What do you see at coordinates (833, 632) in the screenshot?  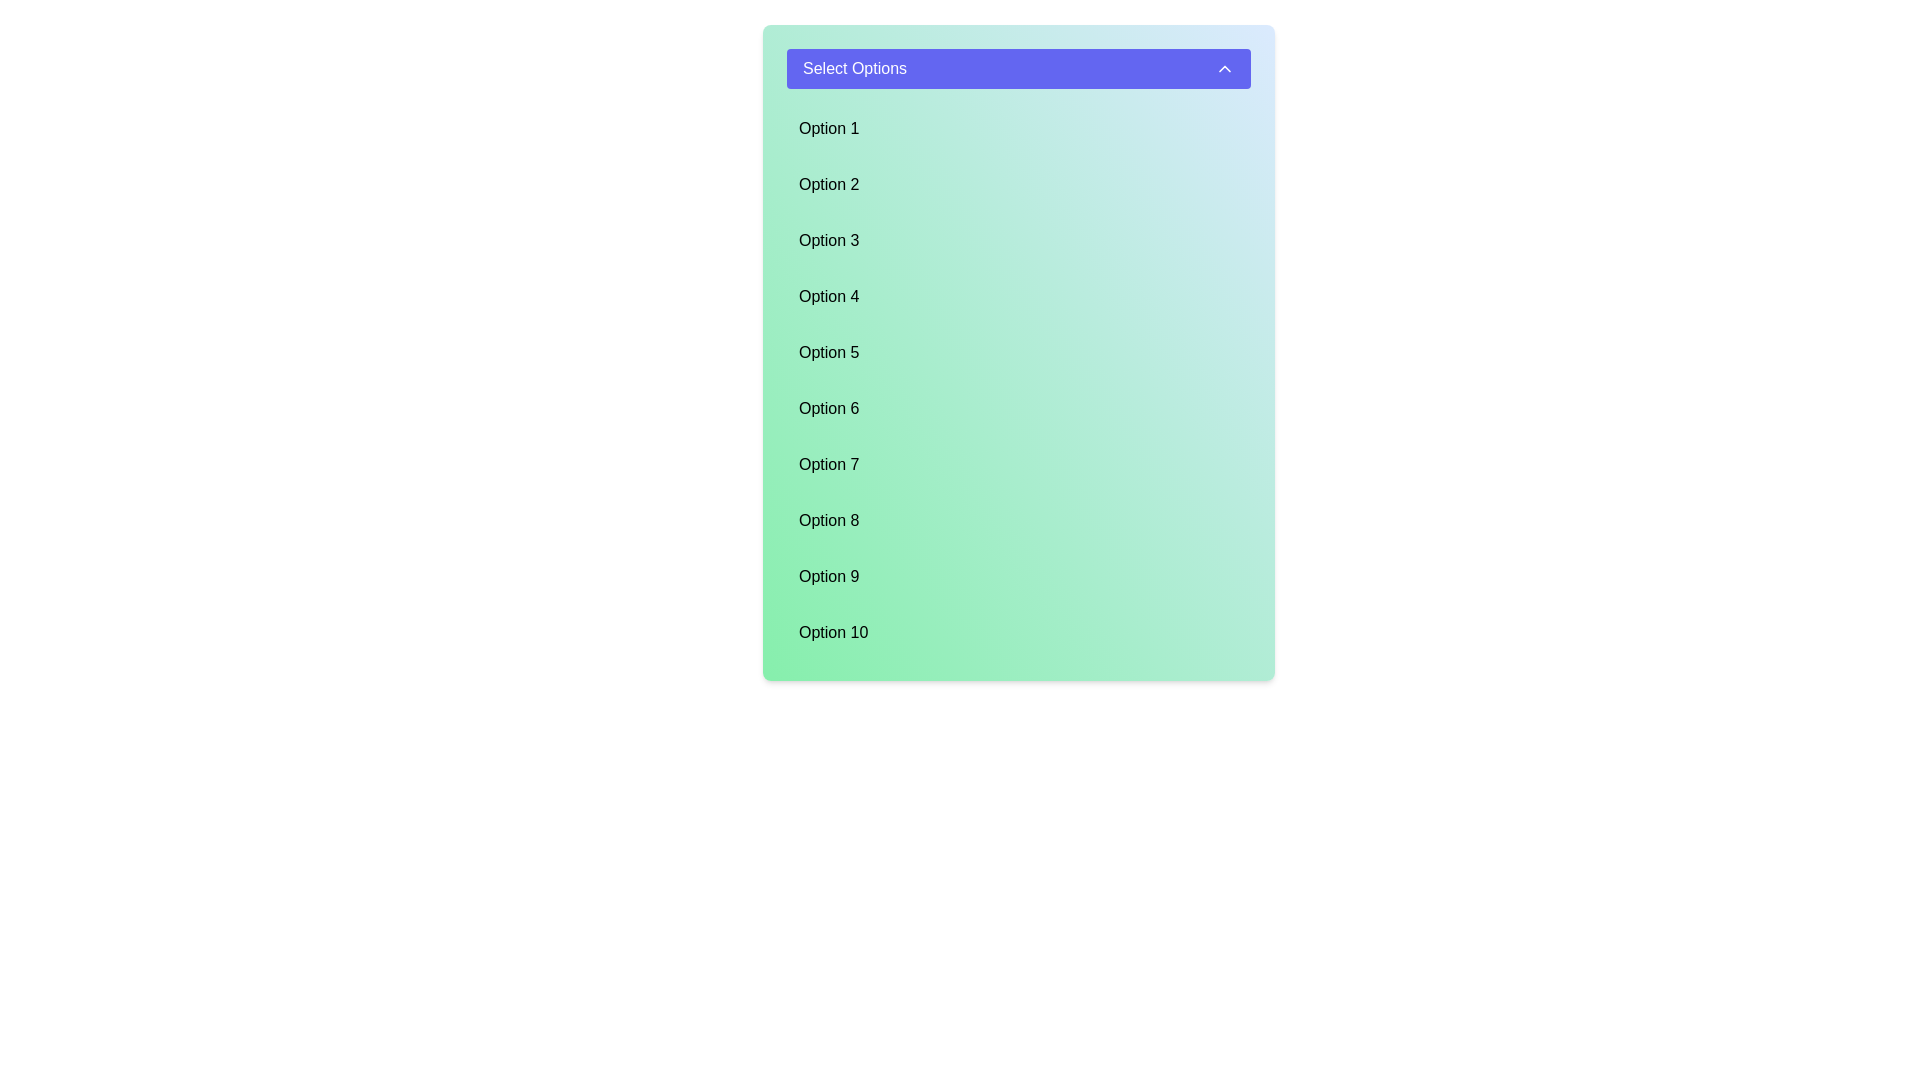 I see `the text label indicating the last selectable menu option in the vertical dropdown menu, located at the bottom center of the menu box` at bounding box center [833, 632].